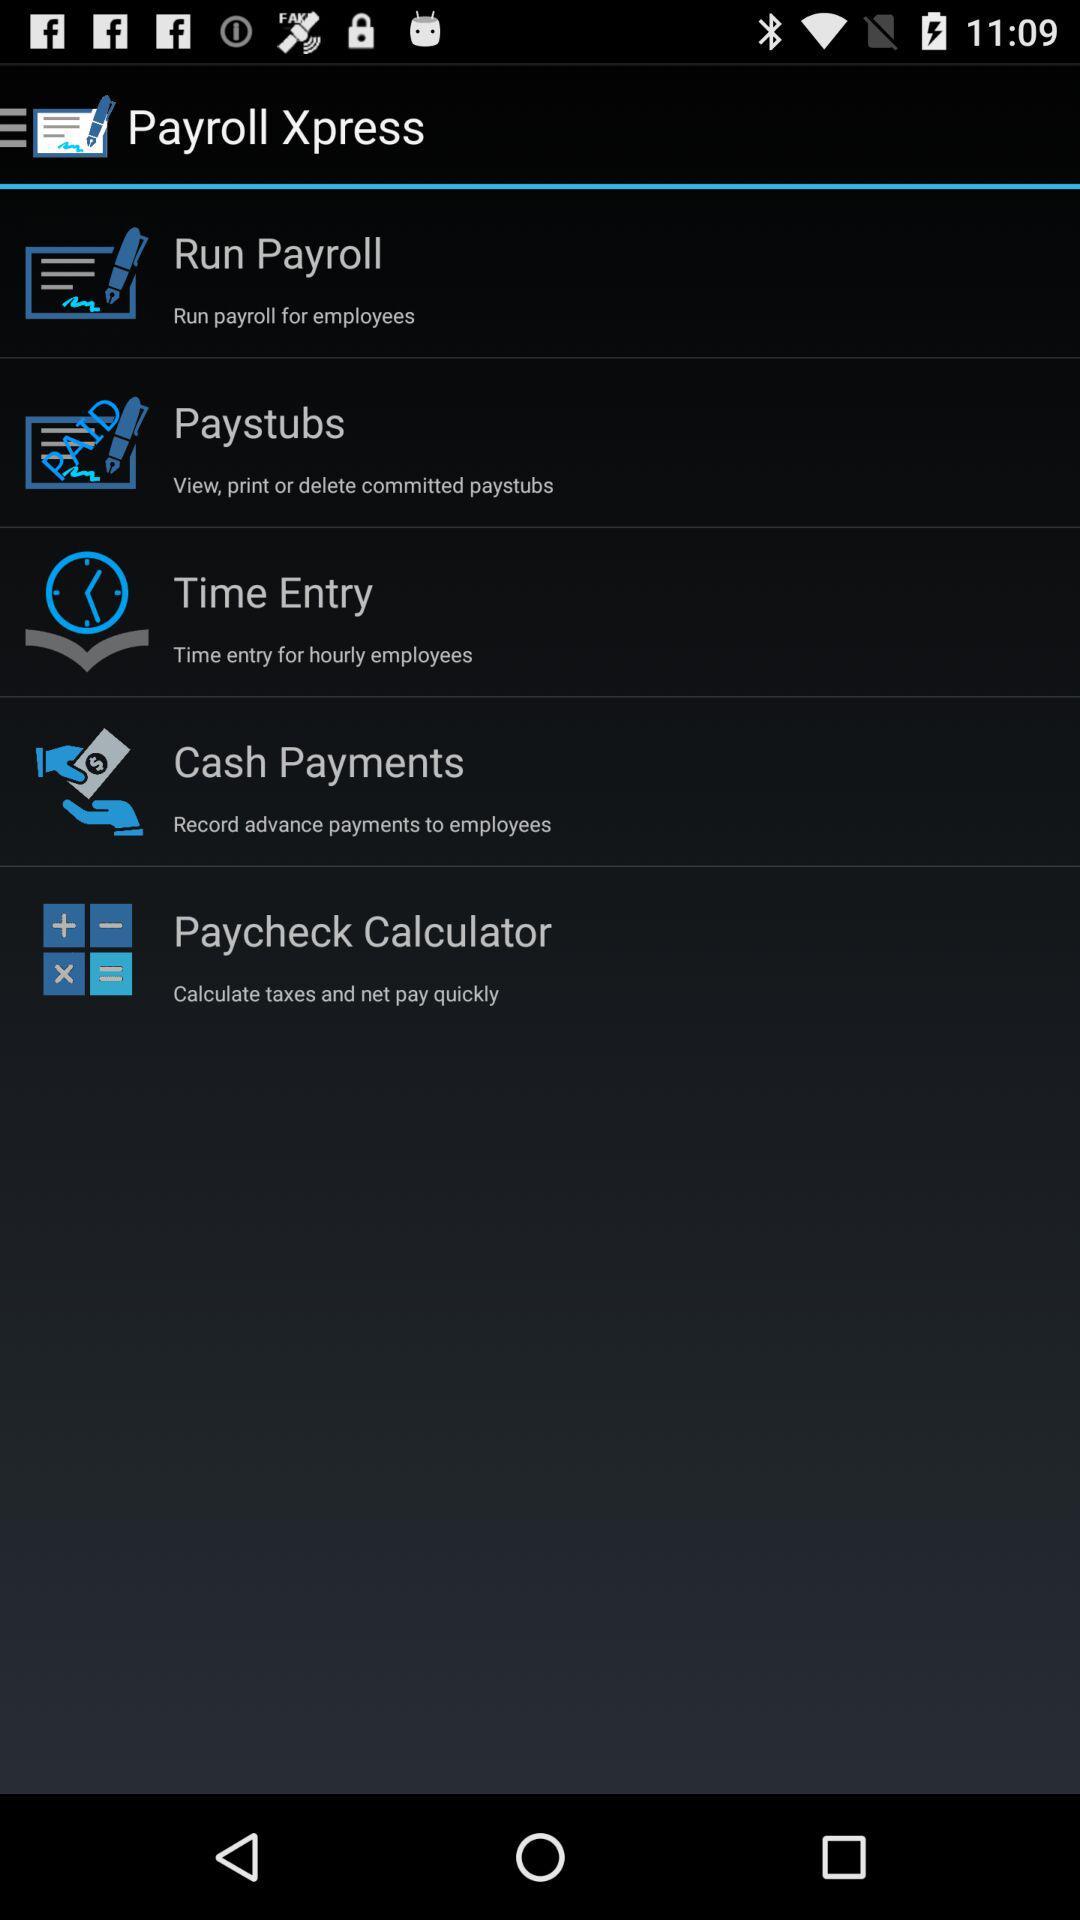 This screenshot has height=1920, width=1080. What do you see at coordinates (362, 823) in the screenshot?
I see `app above paycheck calculator icon` at bounding box center [362, 823].